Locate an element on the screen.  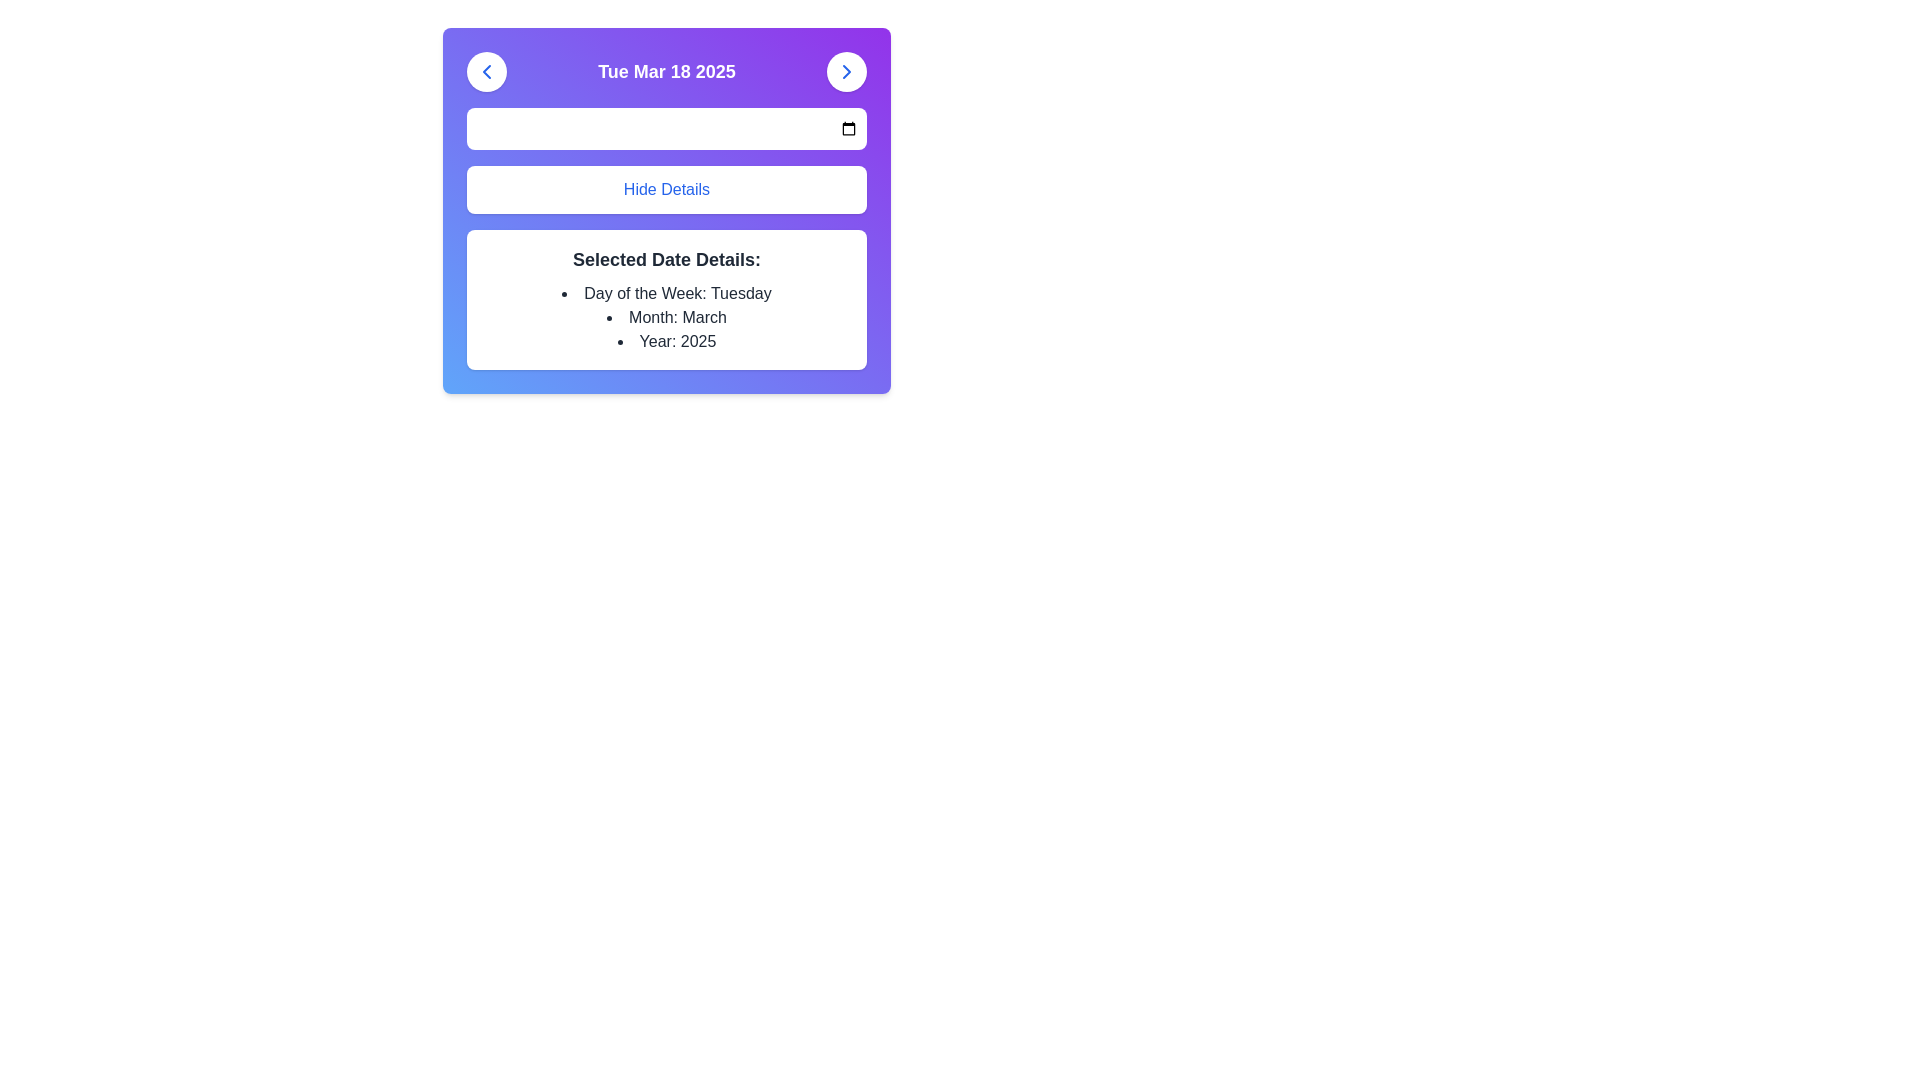
the 'Hide Details' button, which is a rectangular button with white text on a blue background, located below a white text area and above the 'Selected Date Details' section is located at coordinates (667, 211).